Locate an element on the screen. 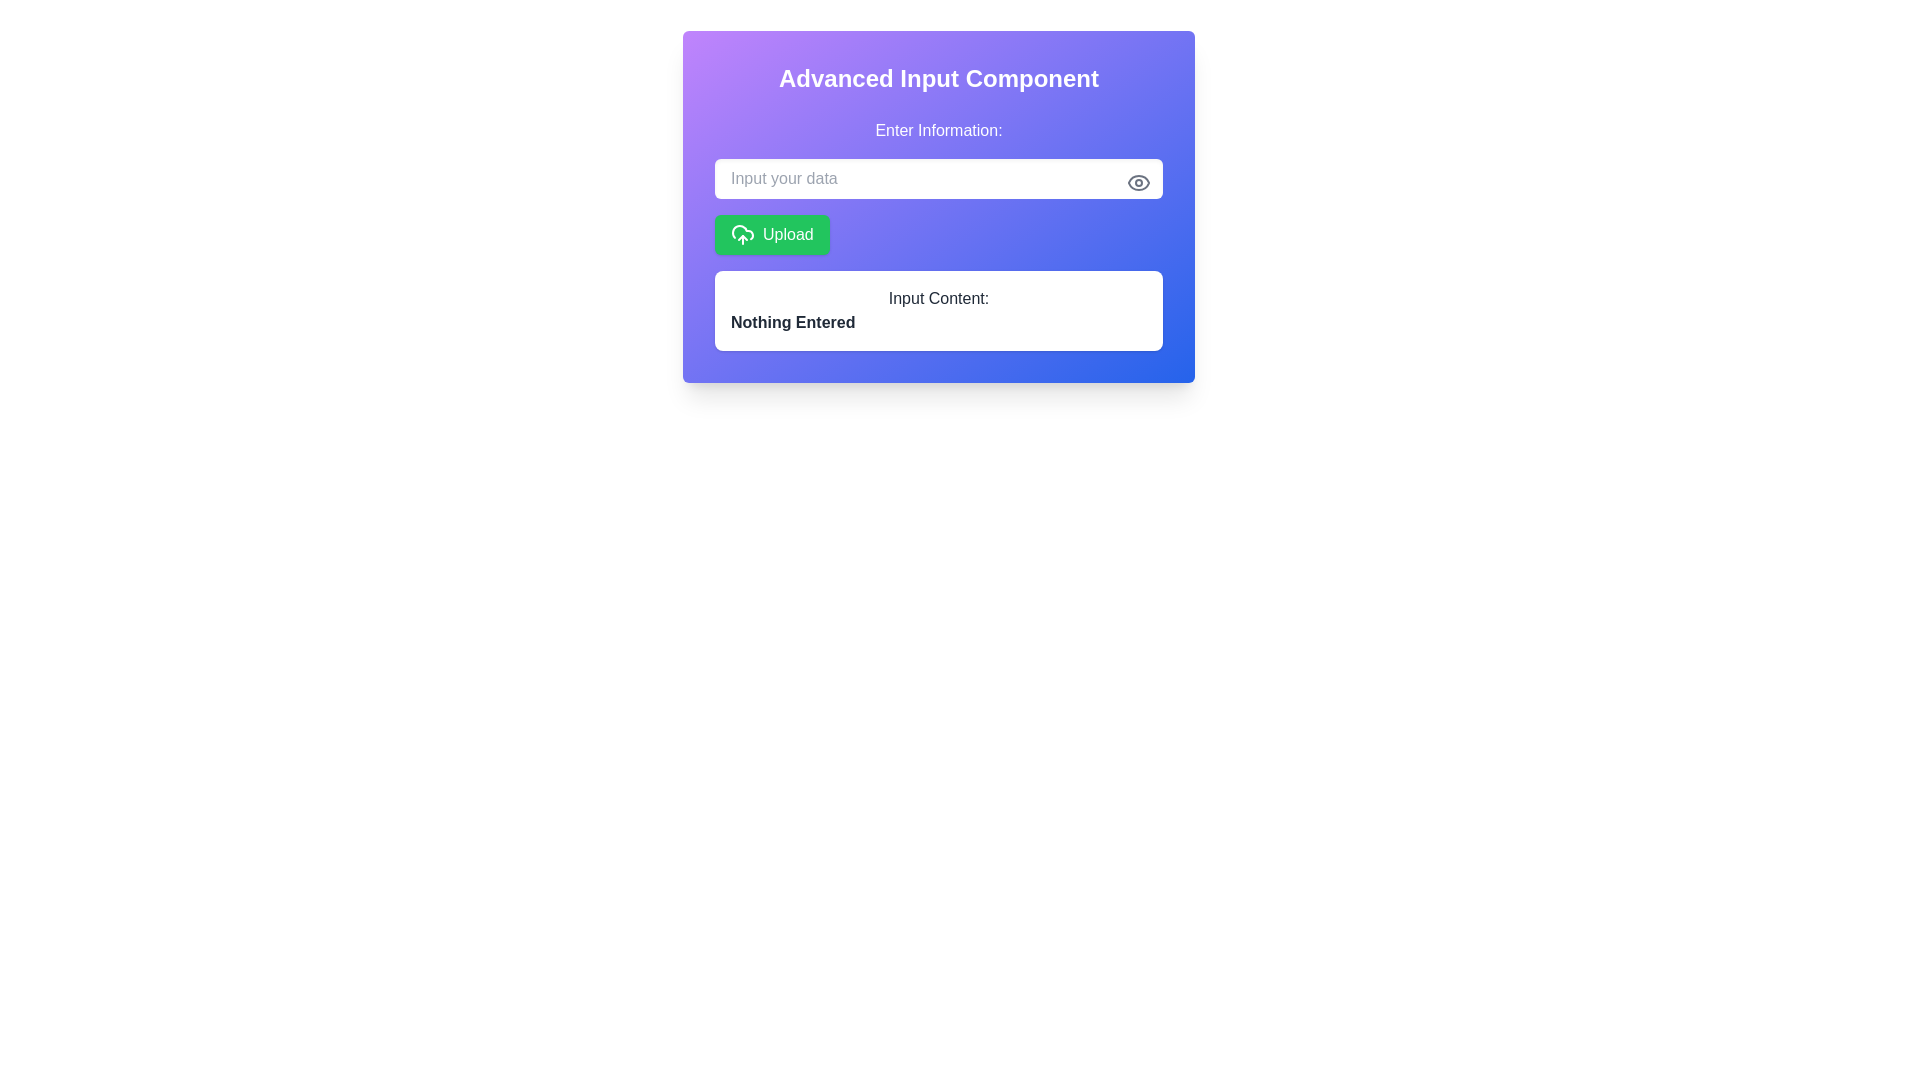  the Text label that displays 'Input Content:' followed by 'Nothing Entered' with a white background and rounded corners is located at coordinates (938, 311).